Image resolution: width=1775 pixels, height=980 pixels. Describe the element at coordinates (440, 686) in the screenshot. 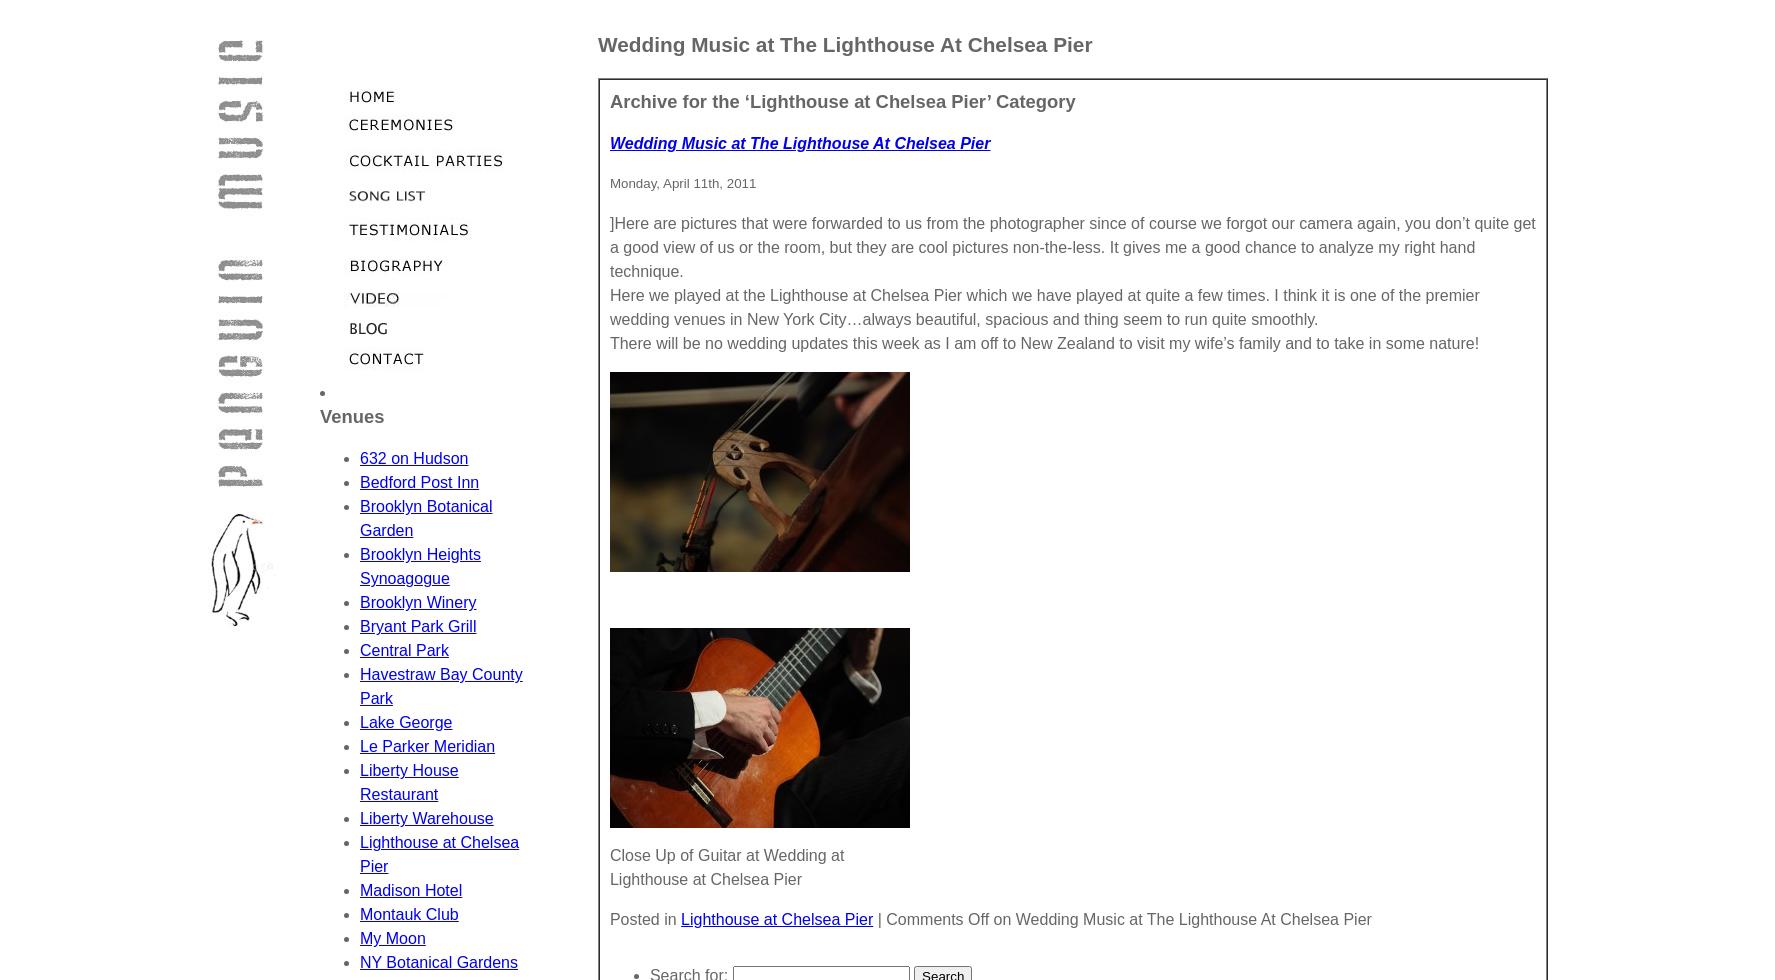

I see `'Havestraw Bay County Park'` at that location.